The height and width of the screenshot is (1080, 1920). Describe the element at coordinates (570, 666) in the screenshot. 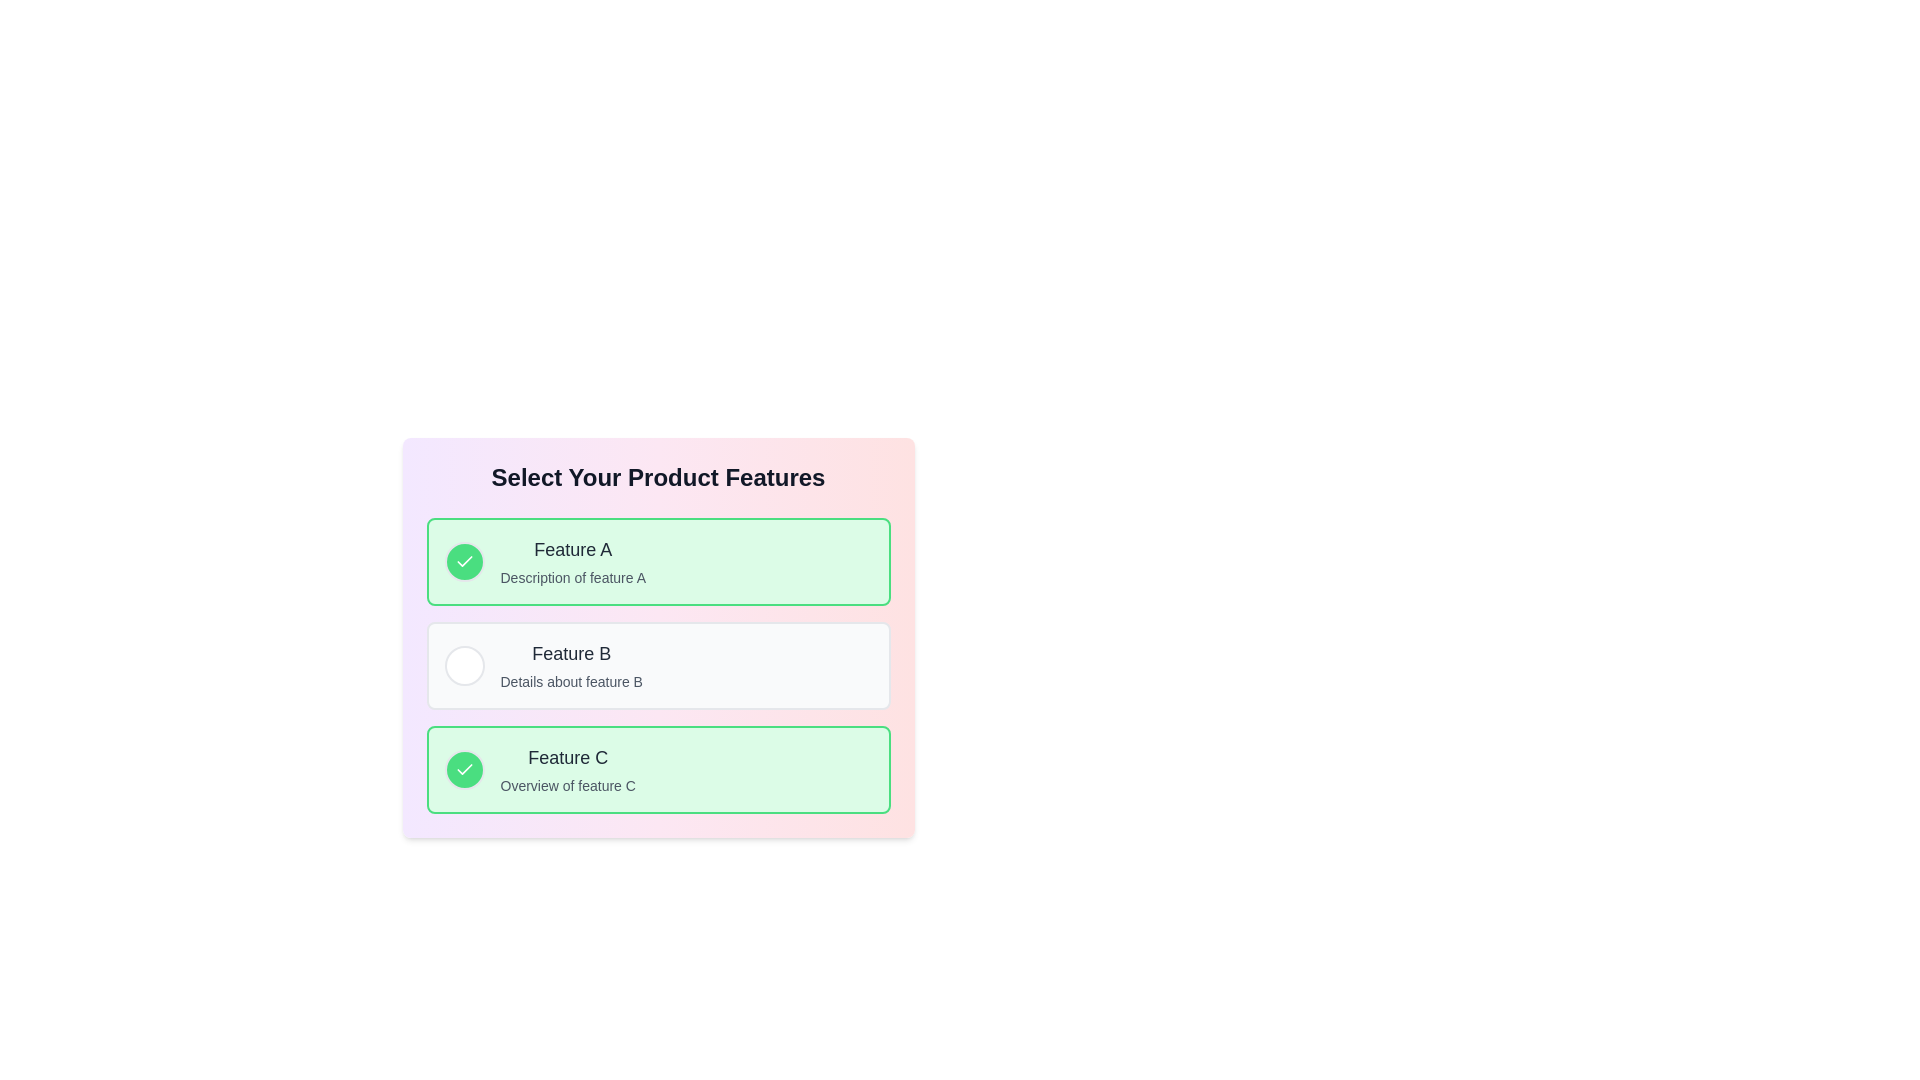

I see `text block containing the title 'Feature B' and description 'Details about feature B', located in the middle card of the second selectable card in the 'Select Your Product Features' section` at that location.